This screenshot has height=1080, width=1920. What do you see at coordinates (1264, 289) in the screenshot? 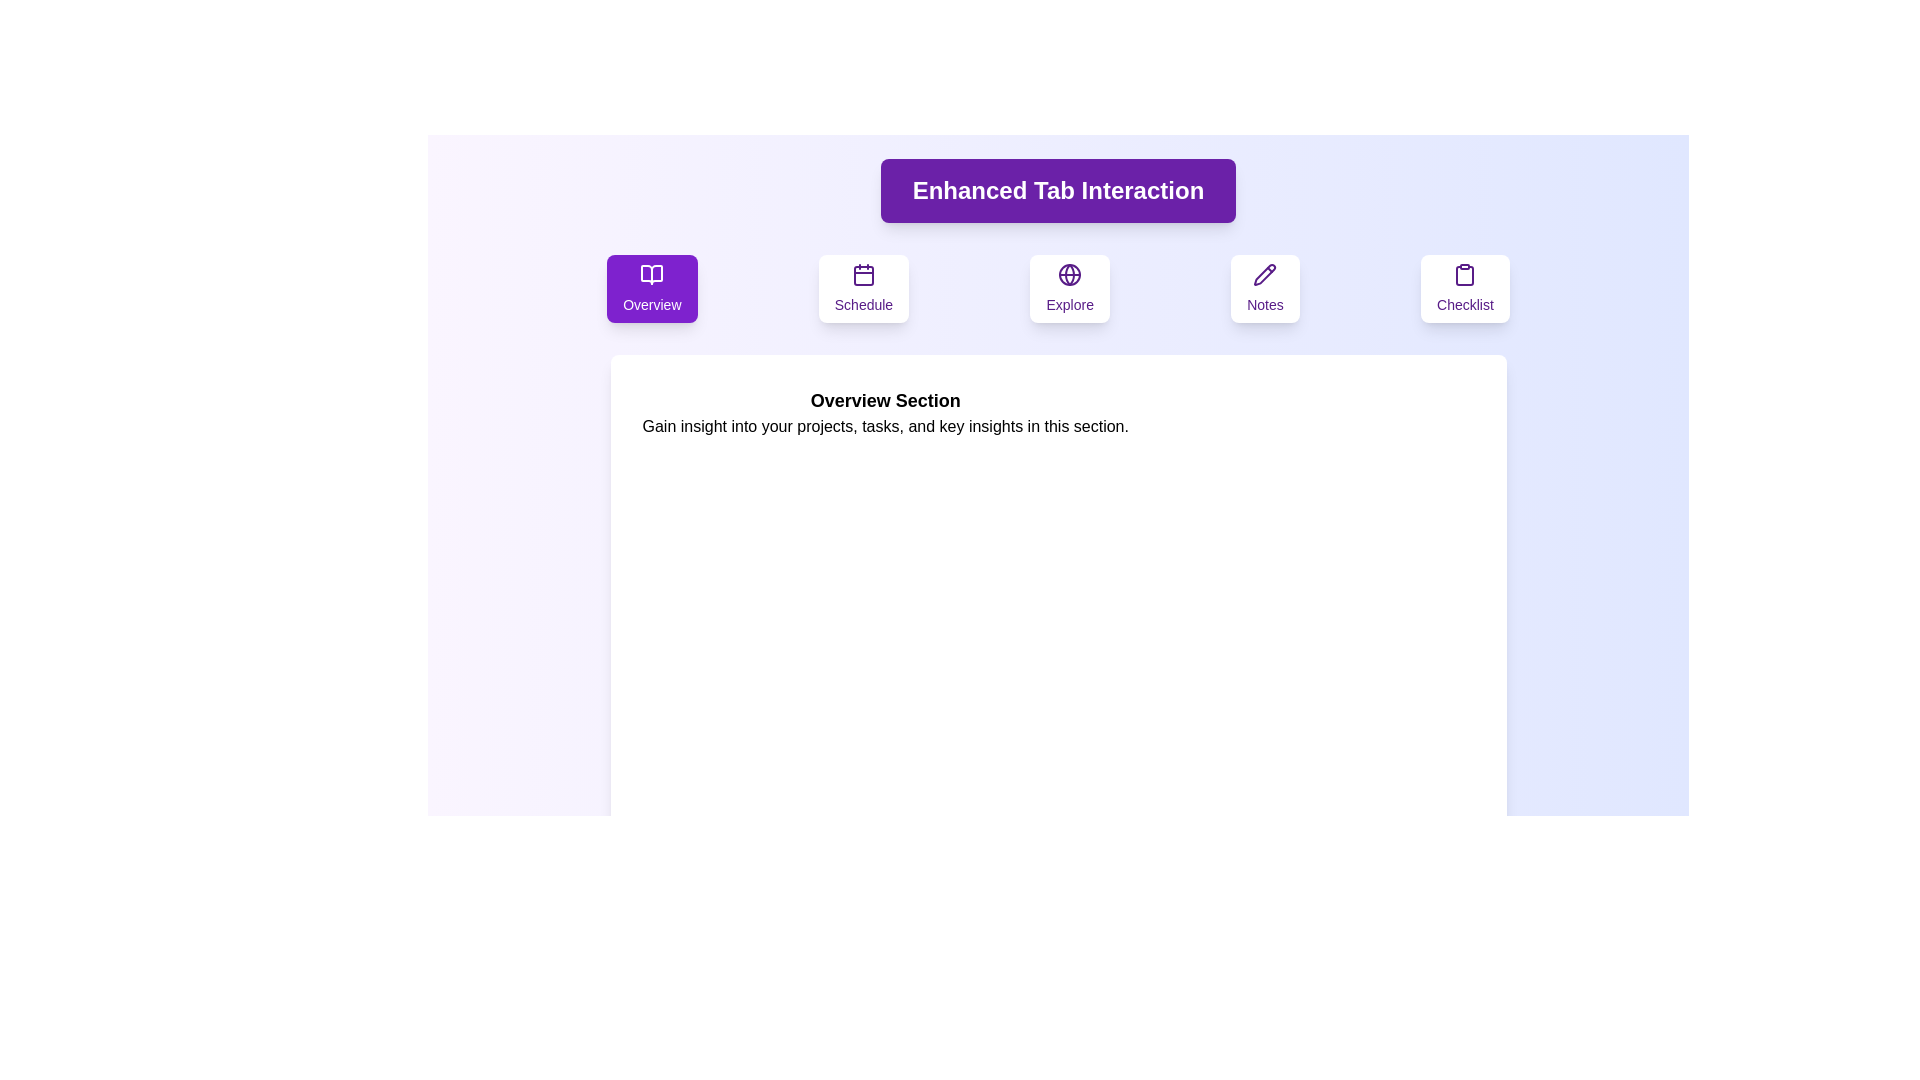
I see `the 'Notes' button` at bounding box center [1264, 289].